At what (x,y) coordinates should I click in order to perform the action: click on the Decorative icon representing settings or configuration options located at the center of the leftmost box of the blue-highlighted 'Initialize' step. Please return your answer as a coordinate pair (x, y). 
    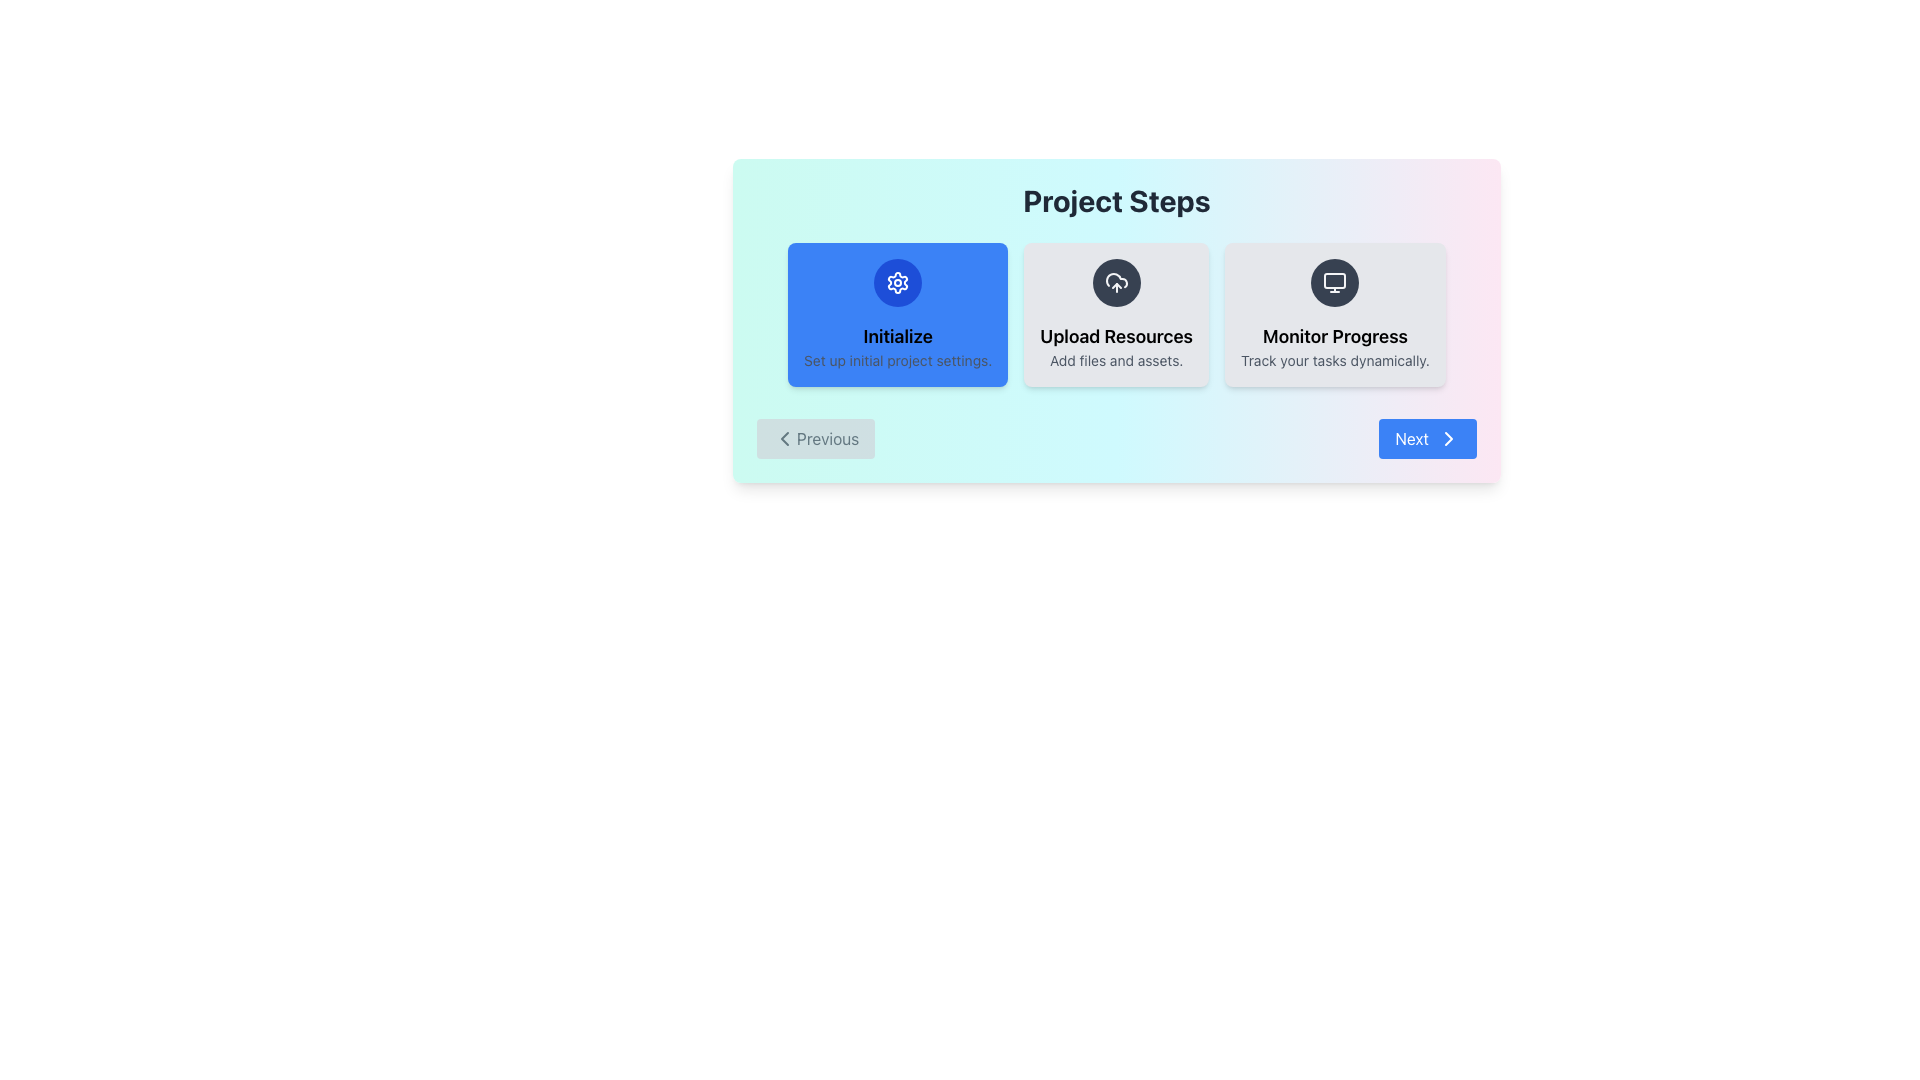
    Looking at the image, I should click on (897, 282).